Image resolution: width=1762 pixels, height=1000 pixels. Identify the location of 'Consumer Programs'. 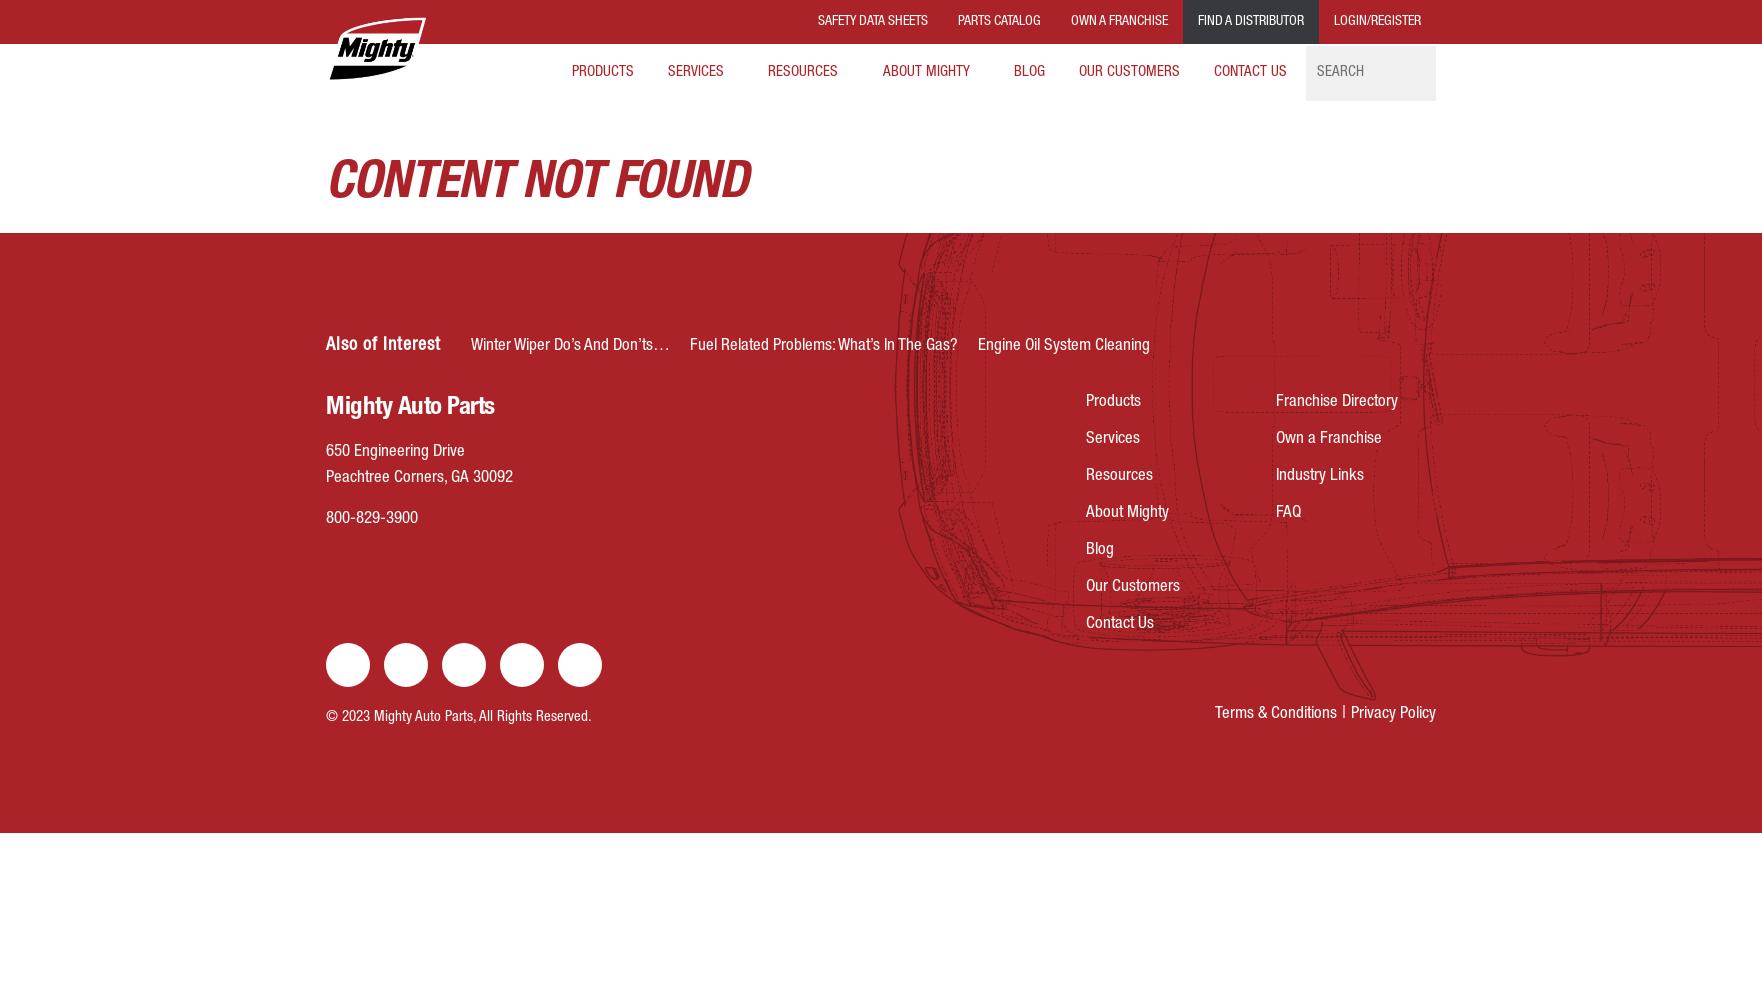
(835, 456).